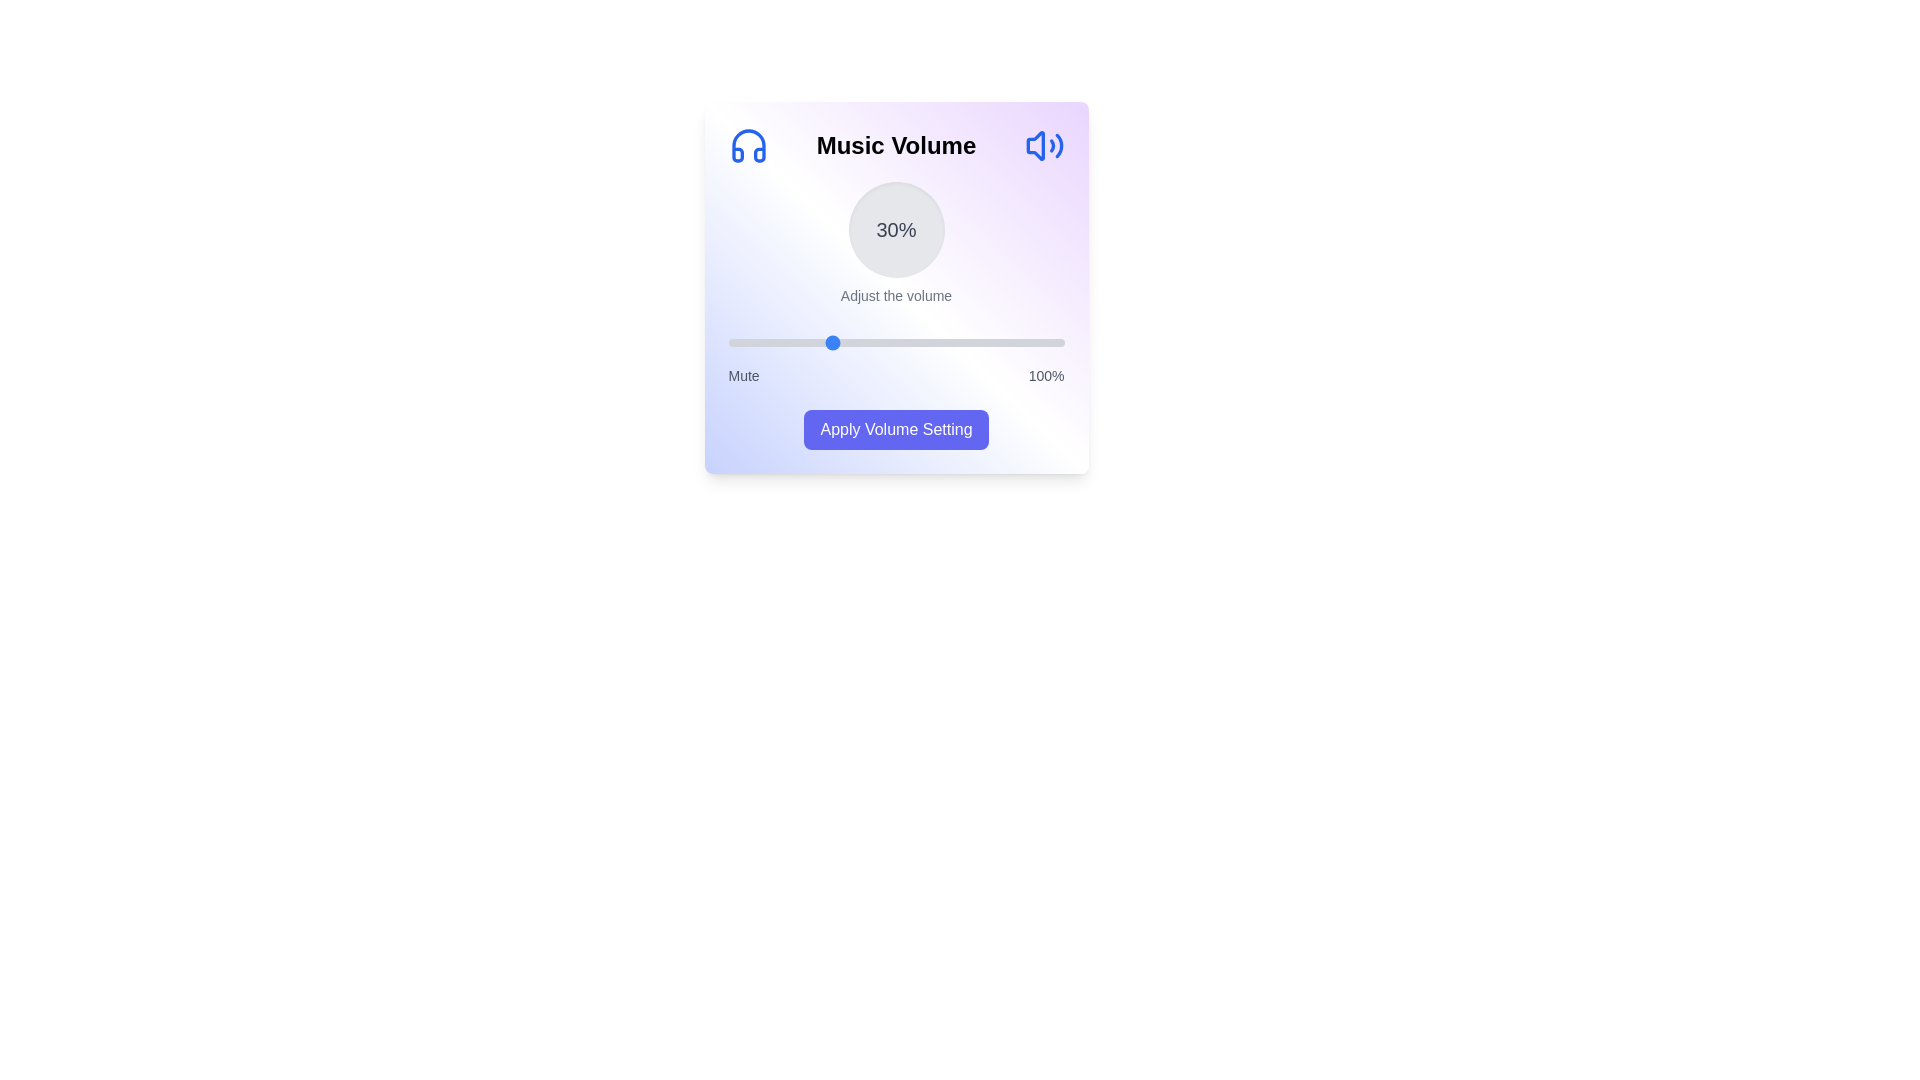 The width and height of the screenshot is (1920, 1080). I want to click on the volume slider to 38%, so click(856, 342).